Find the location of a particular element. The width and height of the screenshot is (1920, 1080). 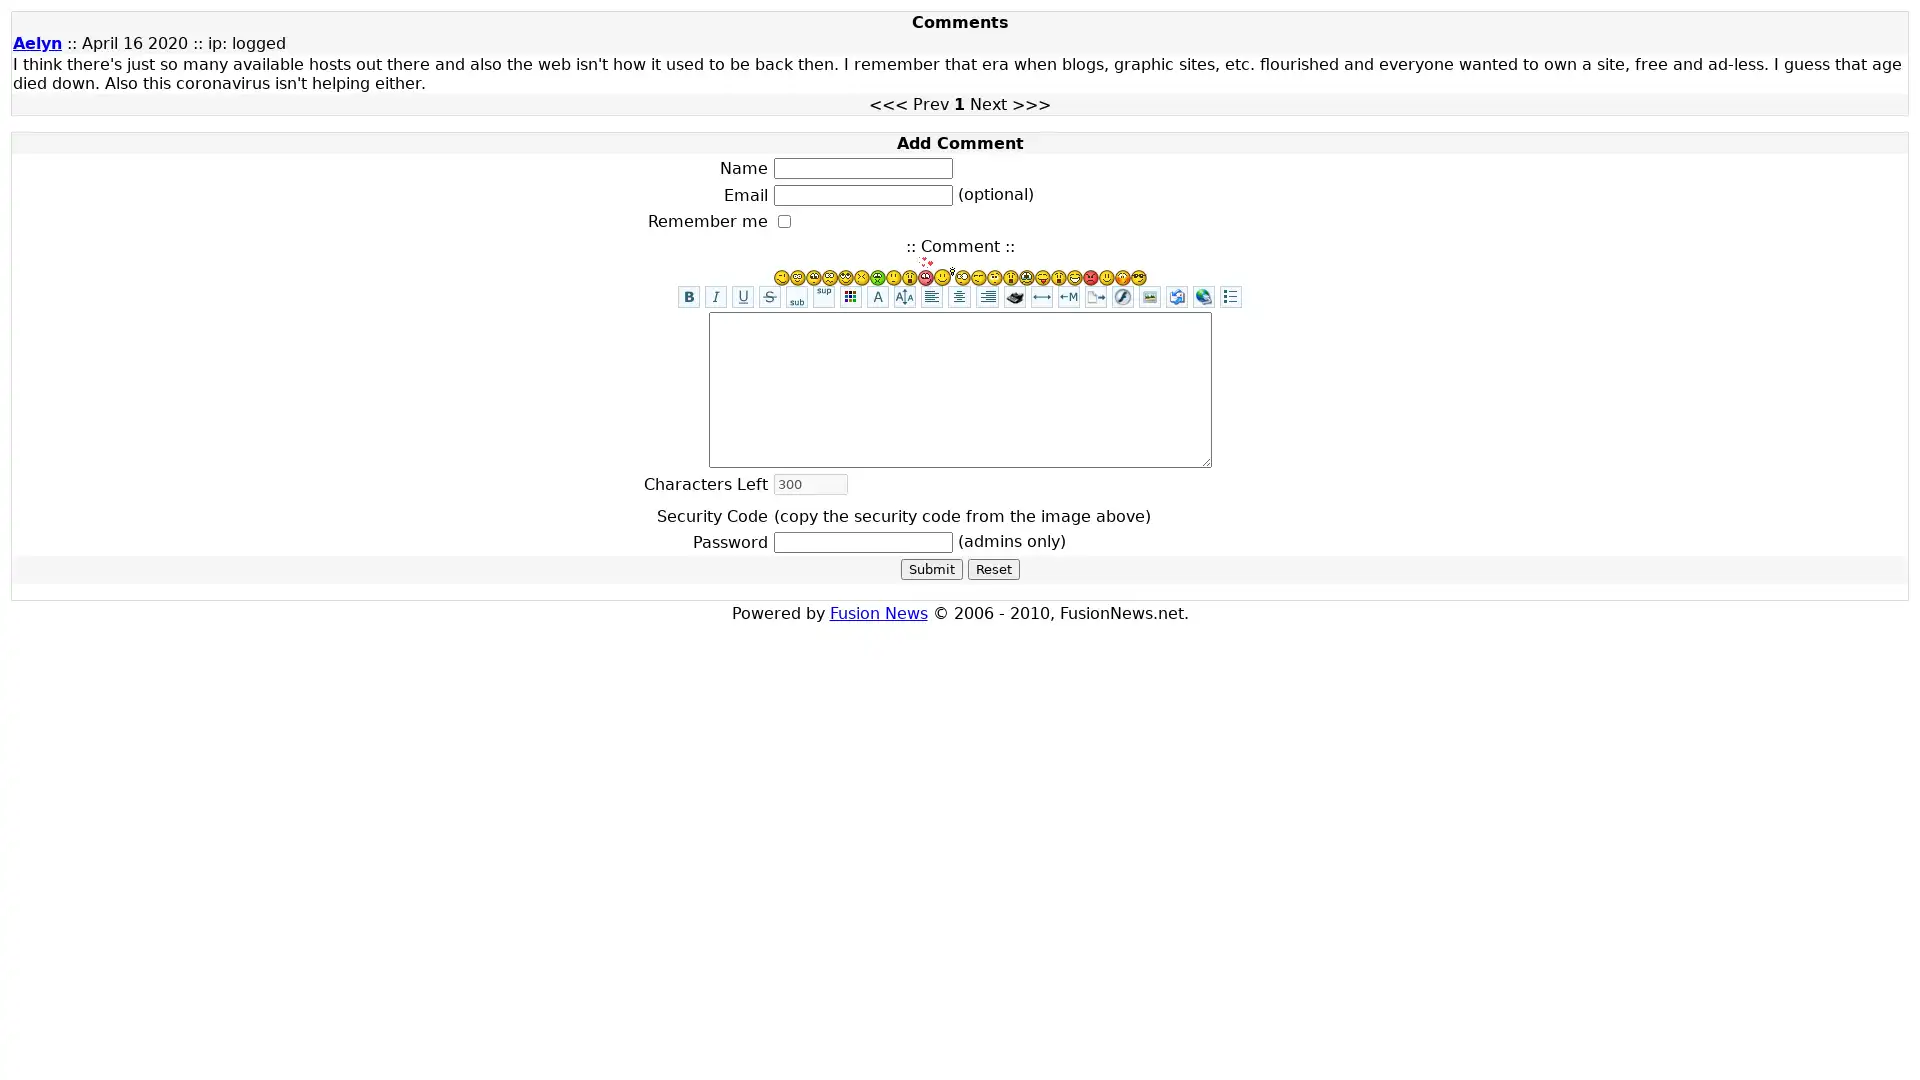

Submit is located at coordinates (930, 569).